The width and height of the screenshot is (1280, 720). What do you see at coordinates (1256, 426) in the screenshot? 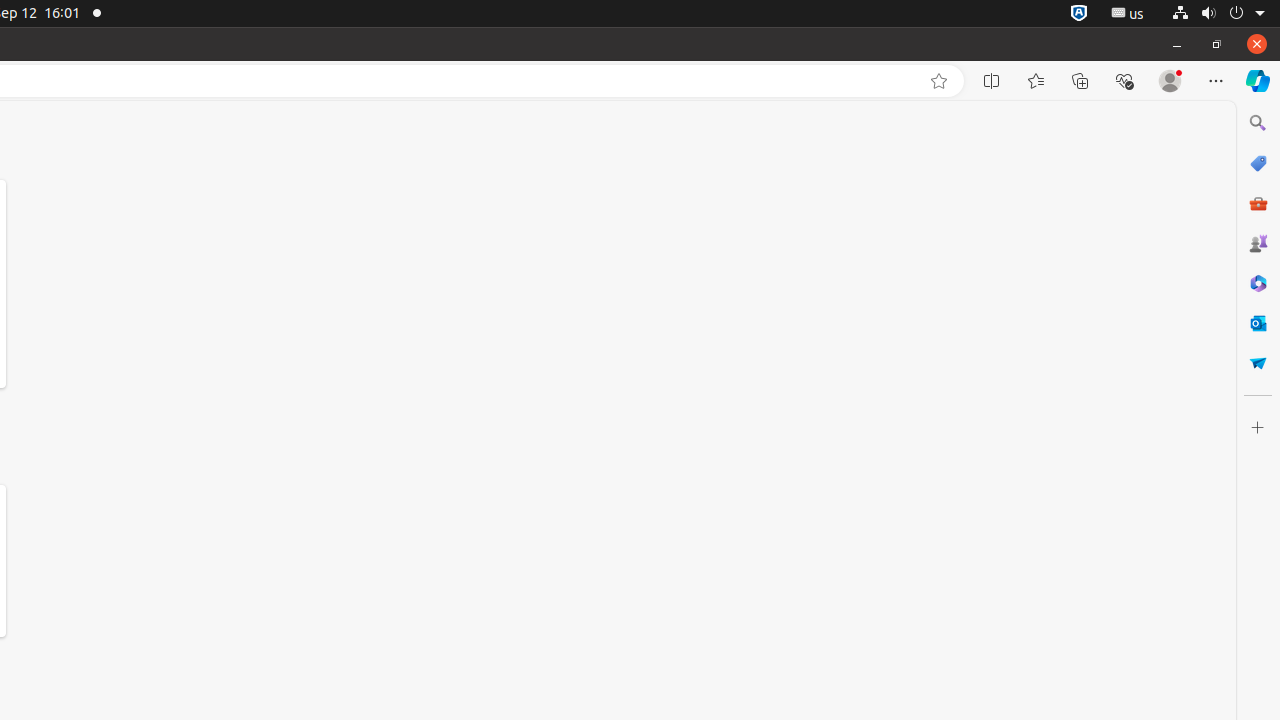
I see `'Customize'` at bounding box center [1256, 426].